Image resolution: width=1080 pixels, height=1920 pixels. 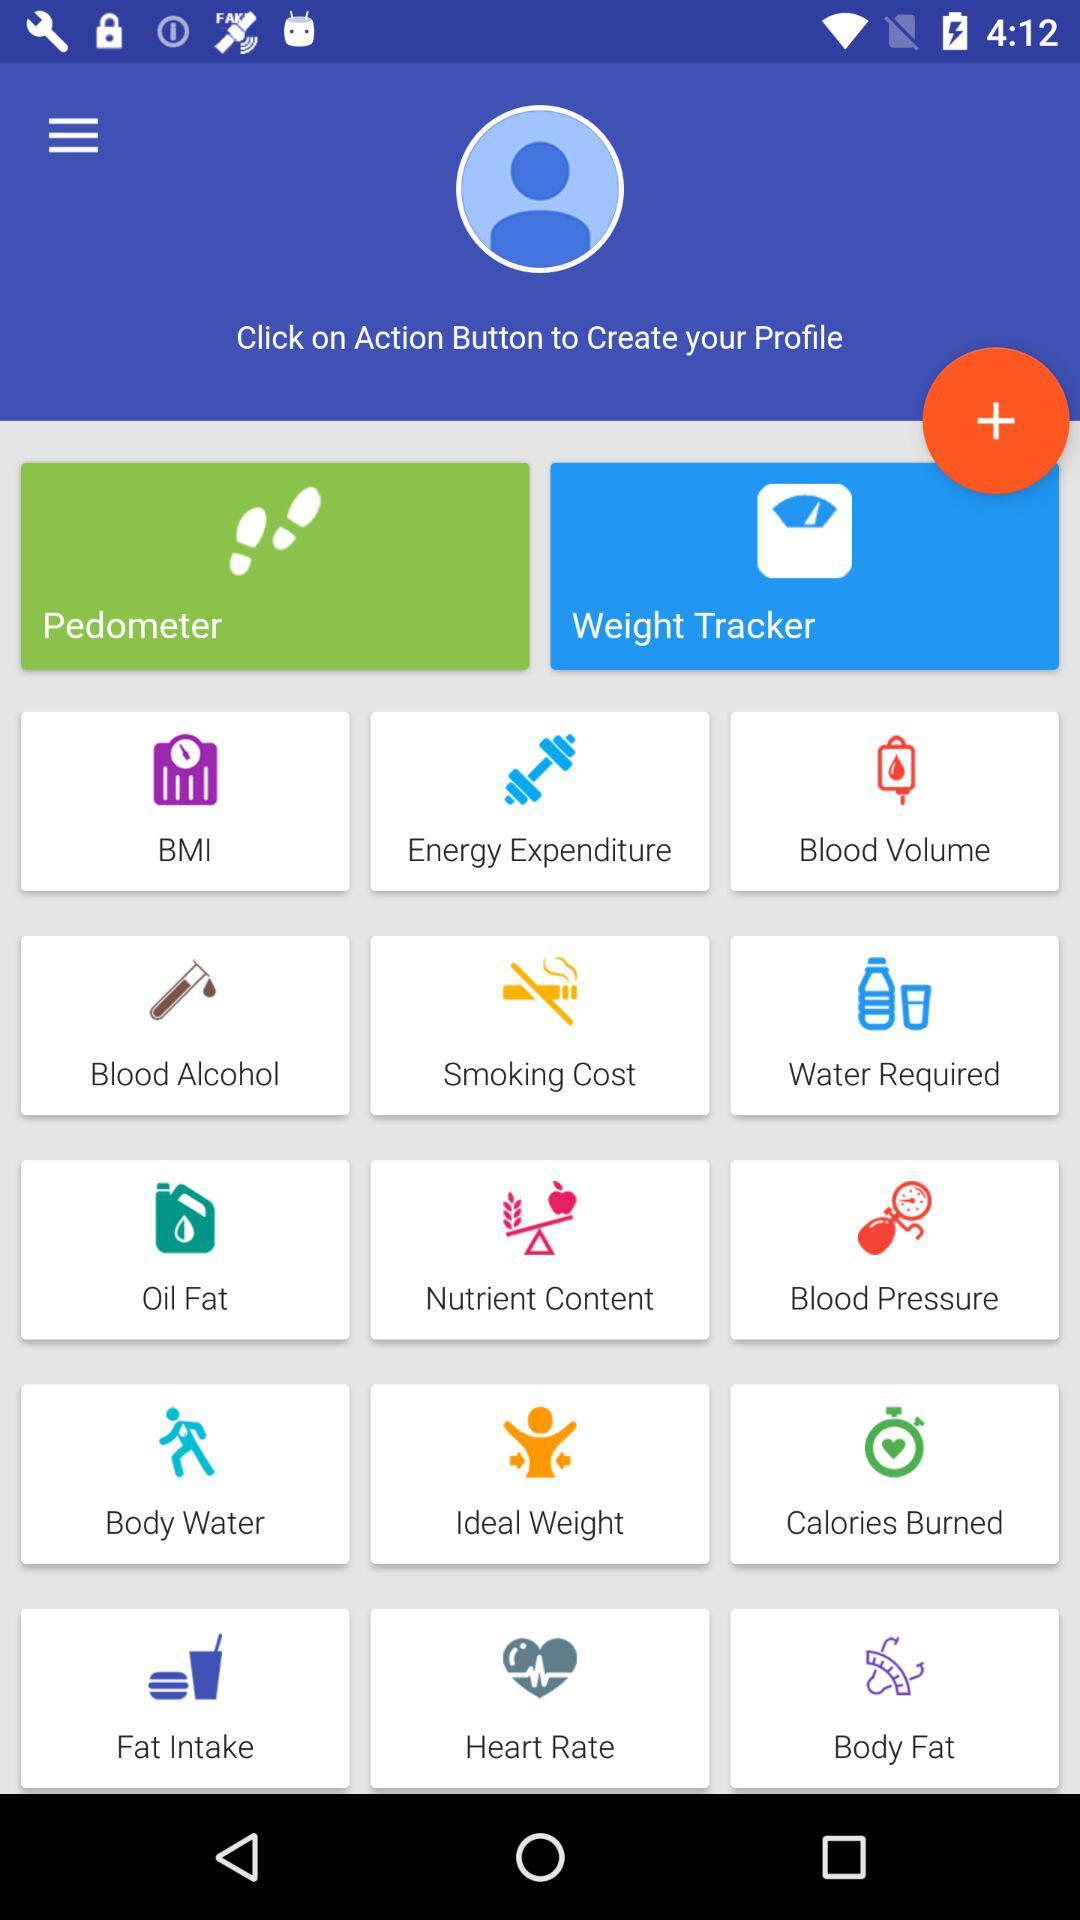 I want to click on the add icon, so click(x=995, y=419).